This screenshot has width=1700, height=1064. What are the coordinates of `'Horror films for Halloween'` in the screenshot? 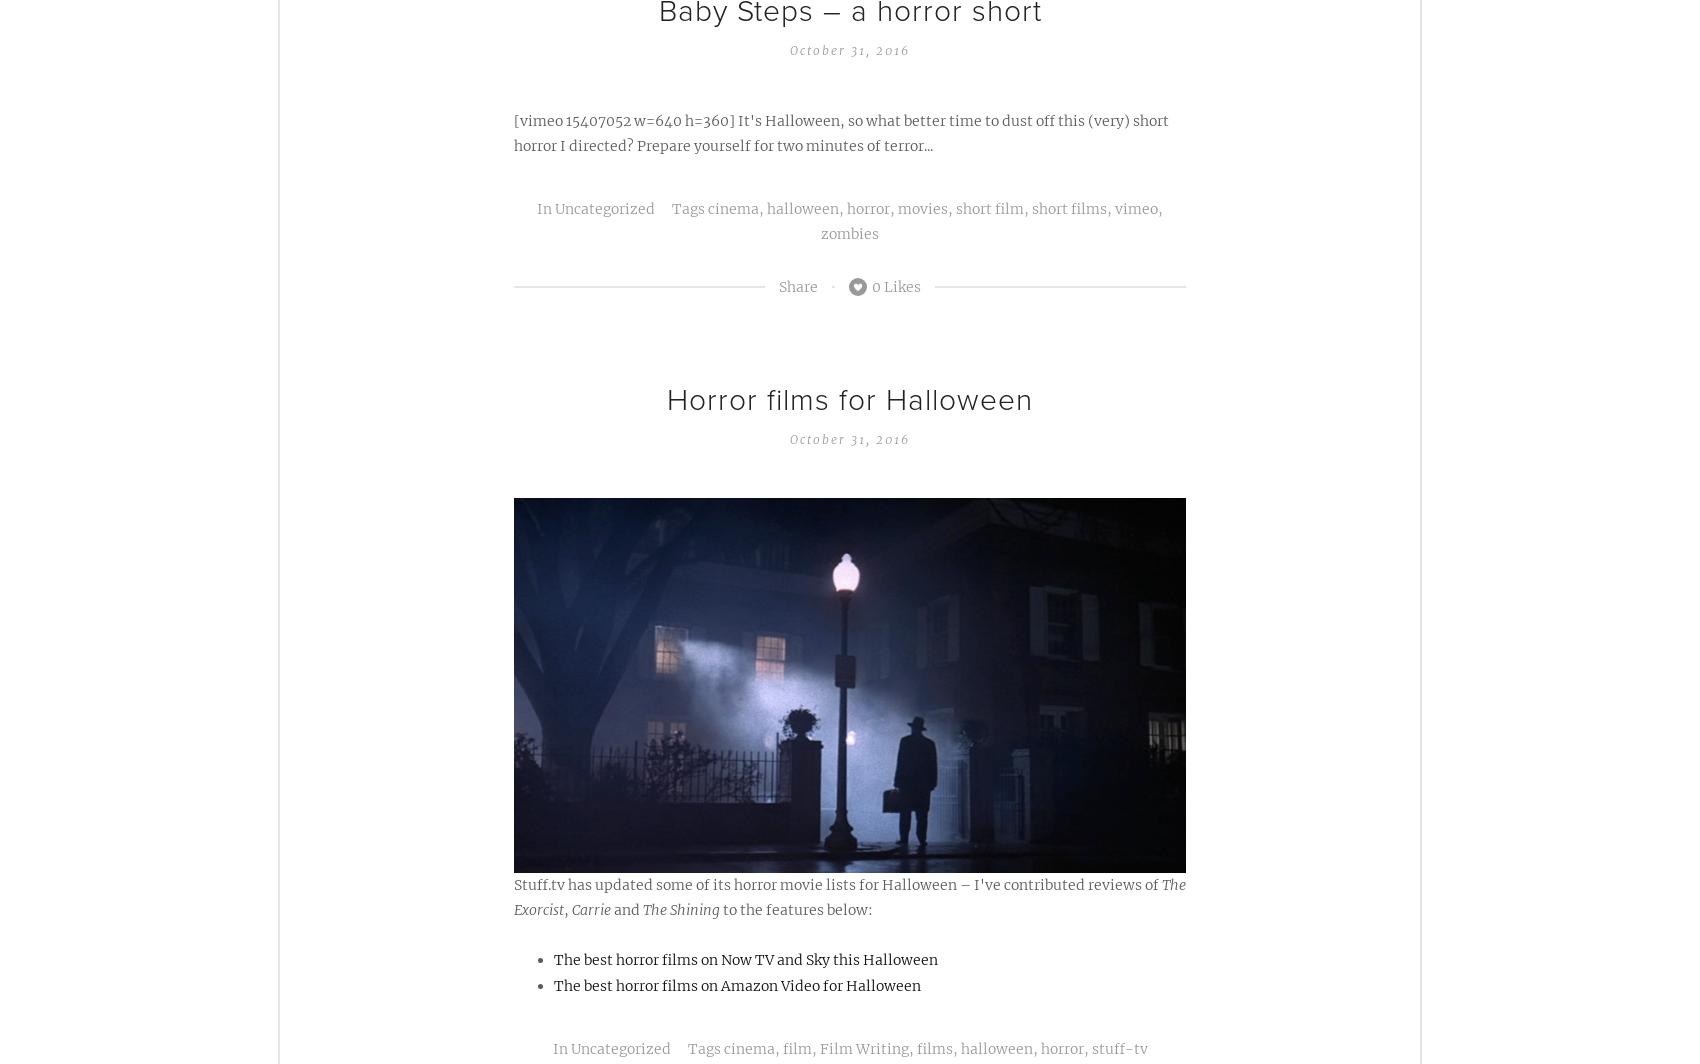 It's located at (850, 399).